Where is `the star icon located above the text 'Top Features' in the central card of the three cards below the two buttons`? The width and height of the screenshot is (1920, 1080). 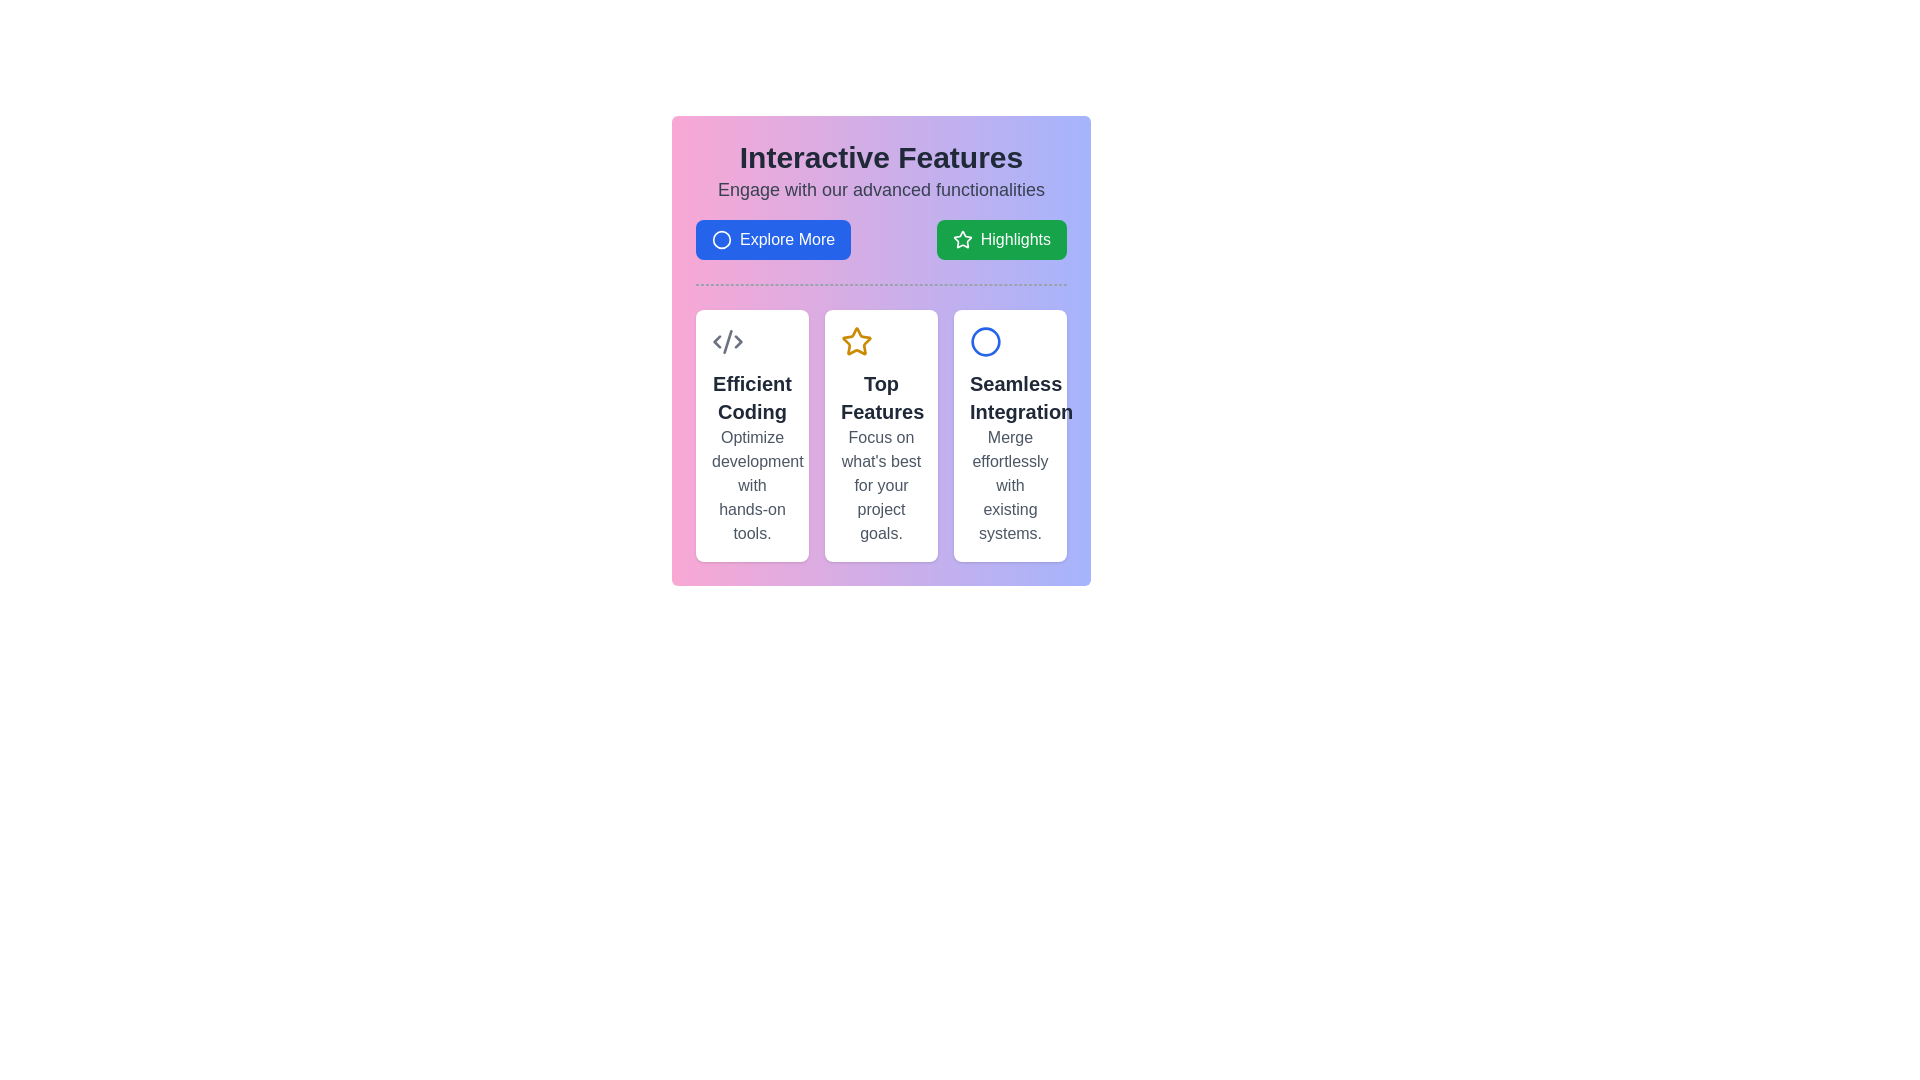
the star icon located above the text 'Top Features' in the central card of the three cards below the two buttons is located at coordinates (962, 238).